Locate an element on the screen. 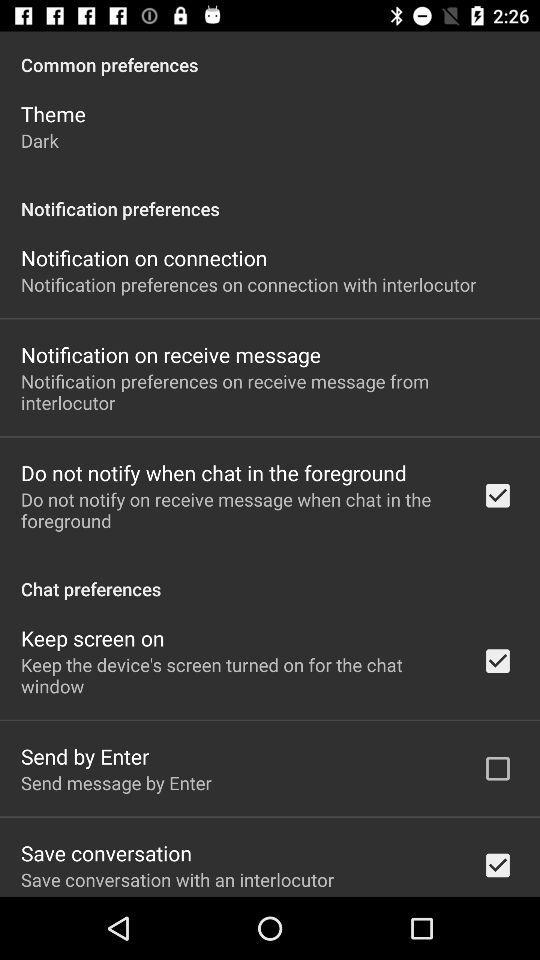 The image size is (540, 960). the keep the device is located at coordinates (238, 675).